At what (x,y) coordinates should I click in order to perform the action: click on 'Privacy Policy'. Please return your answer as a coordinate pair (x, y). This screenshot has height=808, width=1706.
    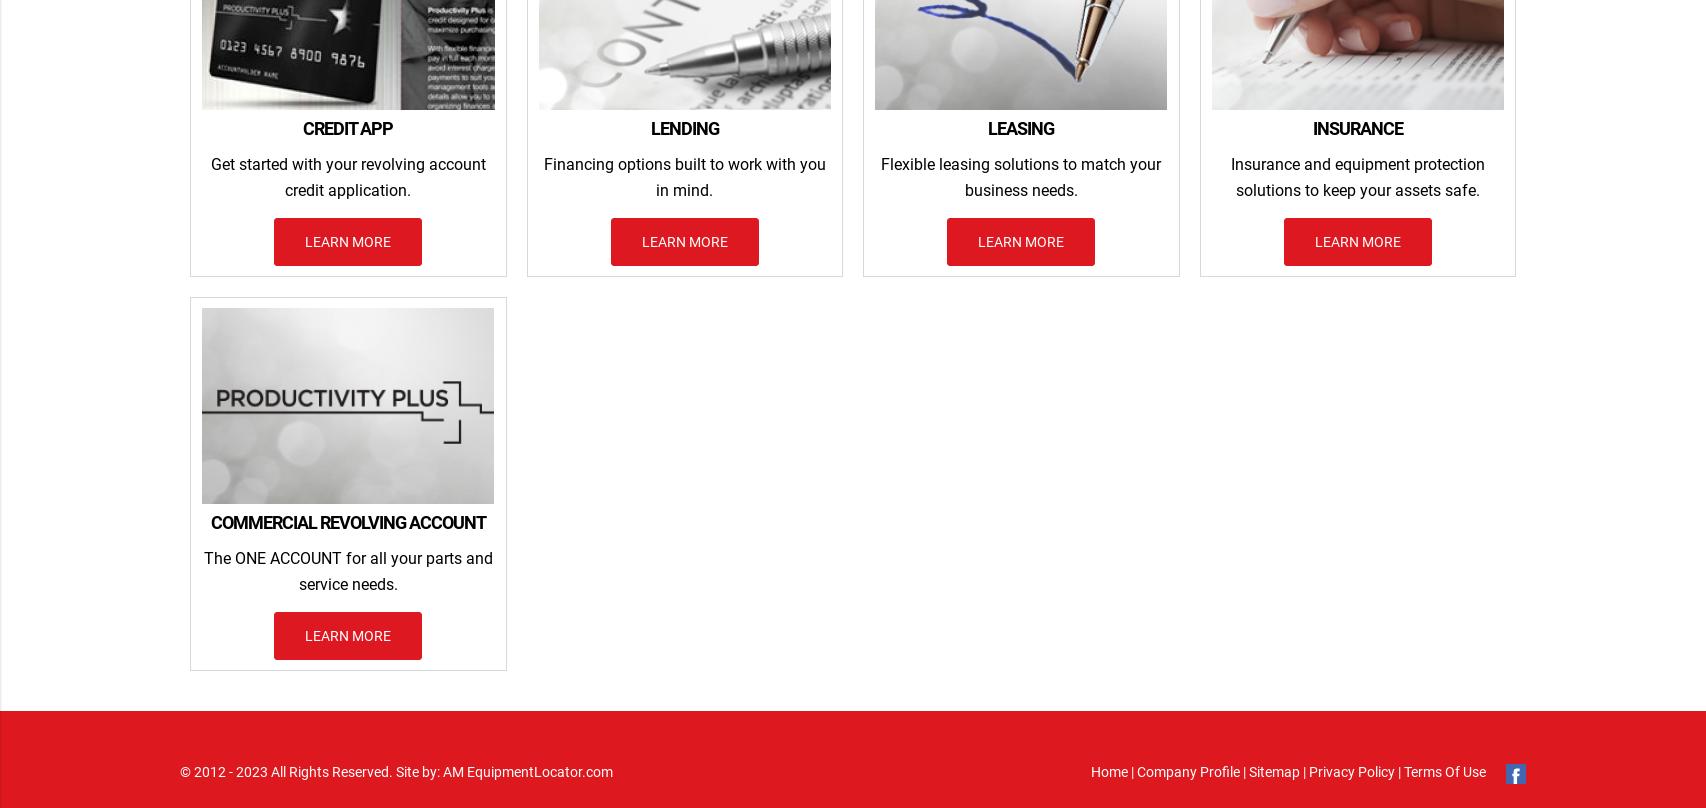
    Looking at the image, I should click on (1349, 769).